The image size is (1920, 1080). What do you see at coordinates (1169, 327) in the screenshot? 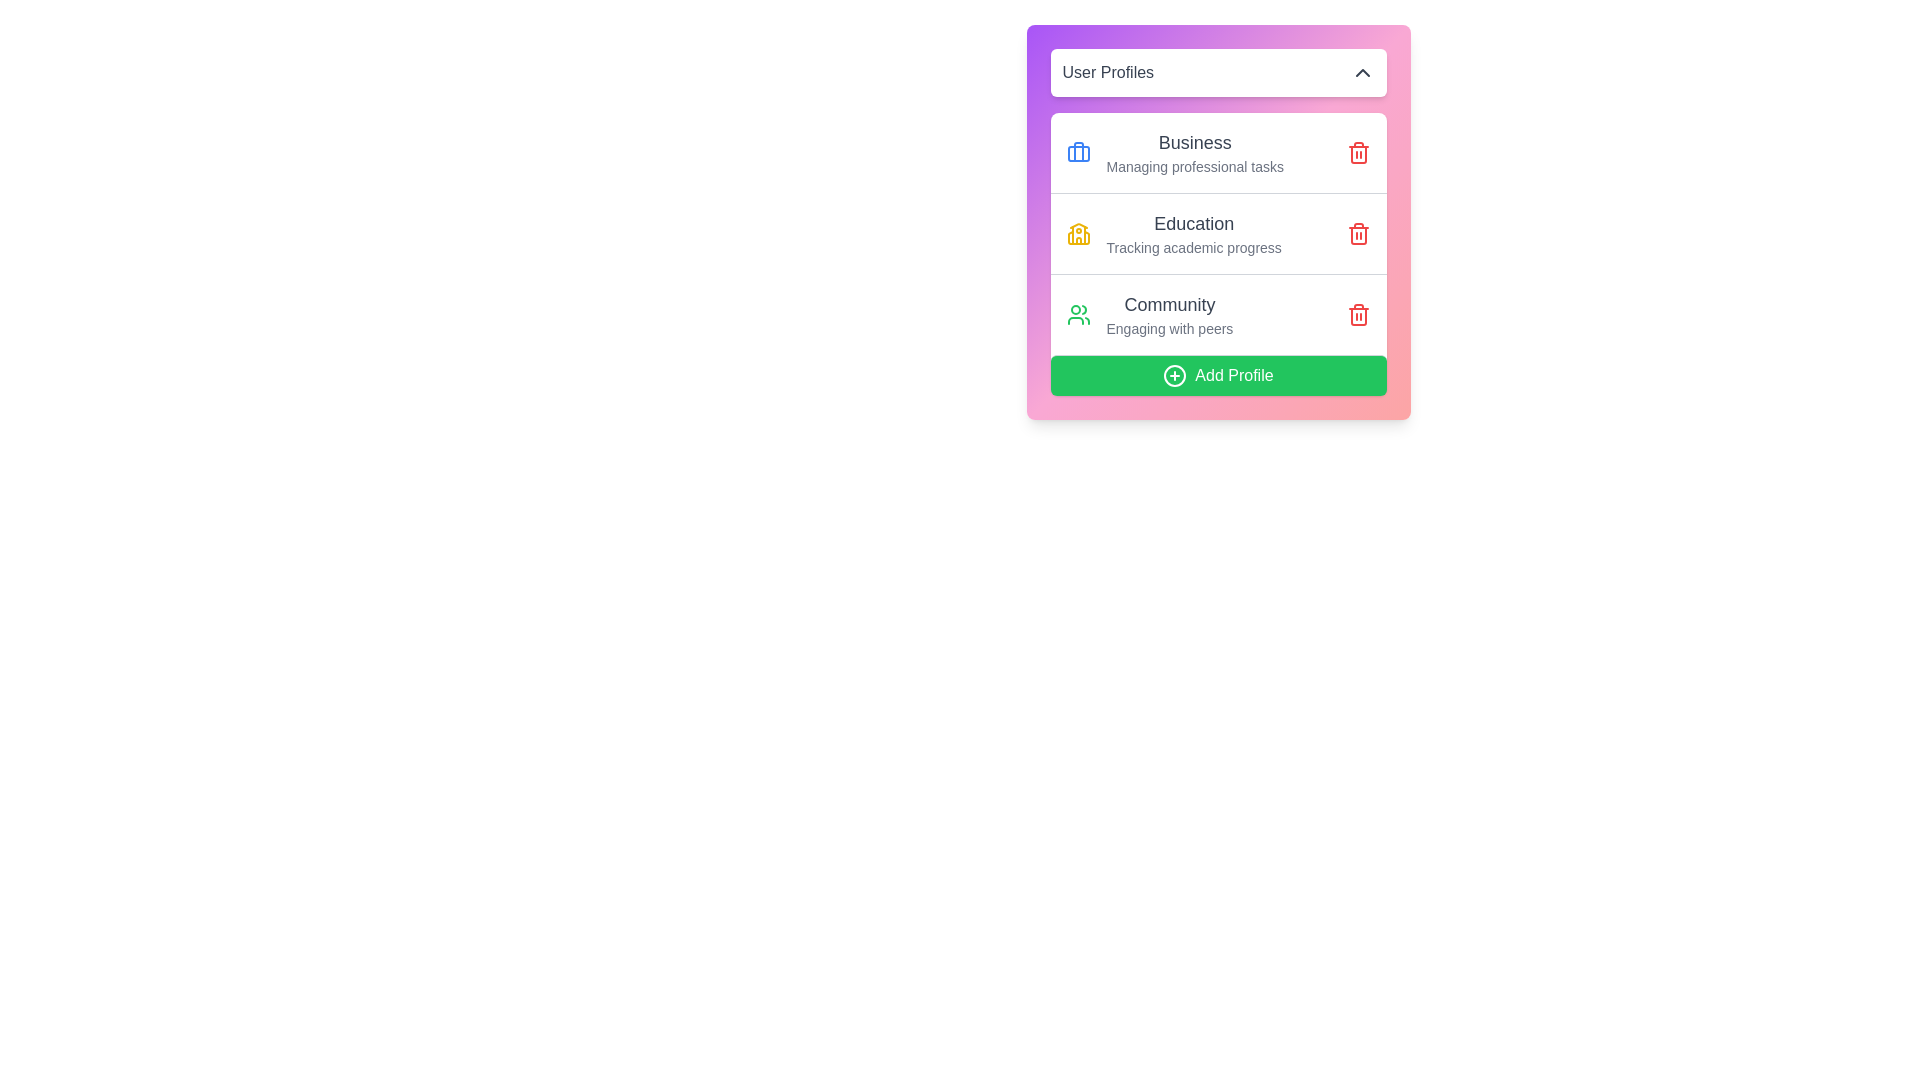
I see `the text label providing additional information about the 'Community' profile category, located beneath the 'Community' label in the profile categories list` at bounding box center [1169, 327].